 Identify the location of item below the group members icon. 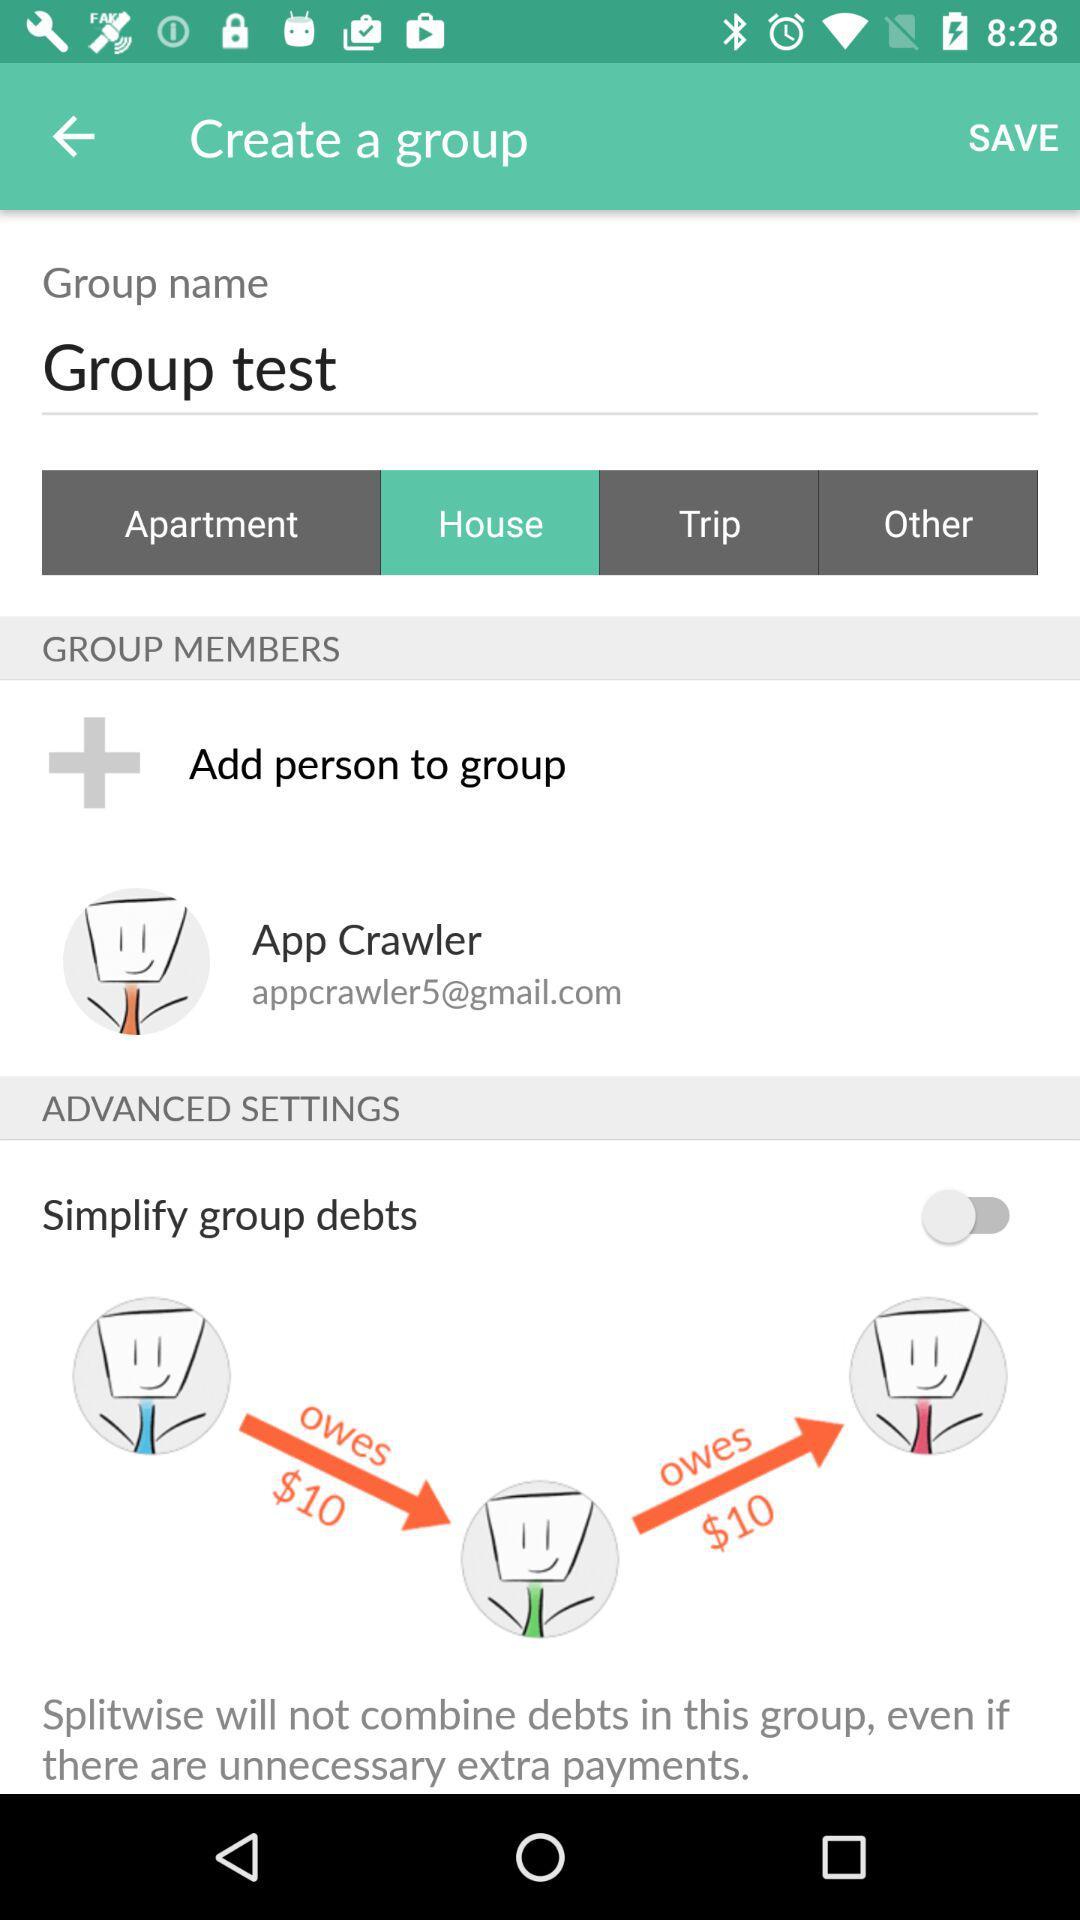
(612, 761).